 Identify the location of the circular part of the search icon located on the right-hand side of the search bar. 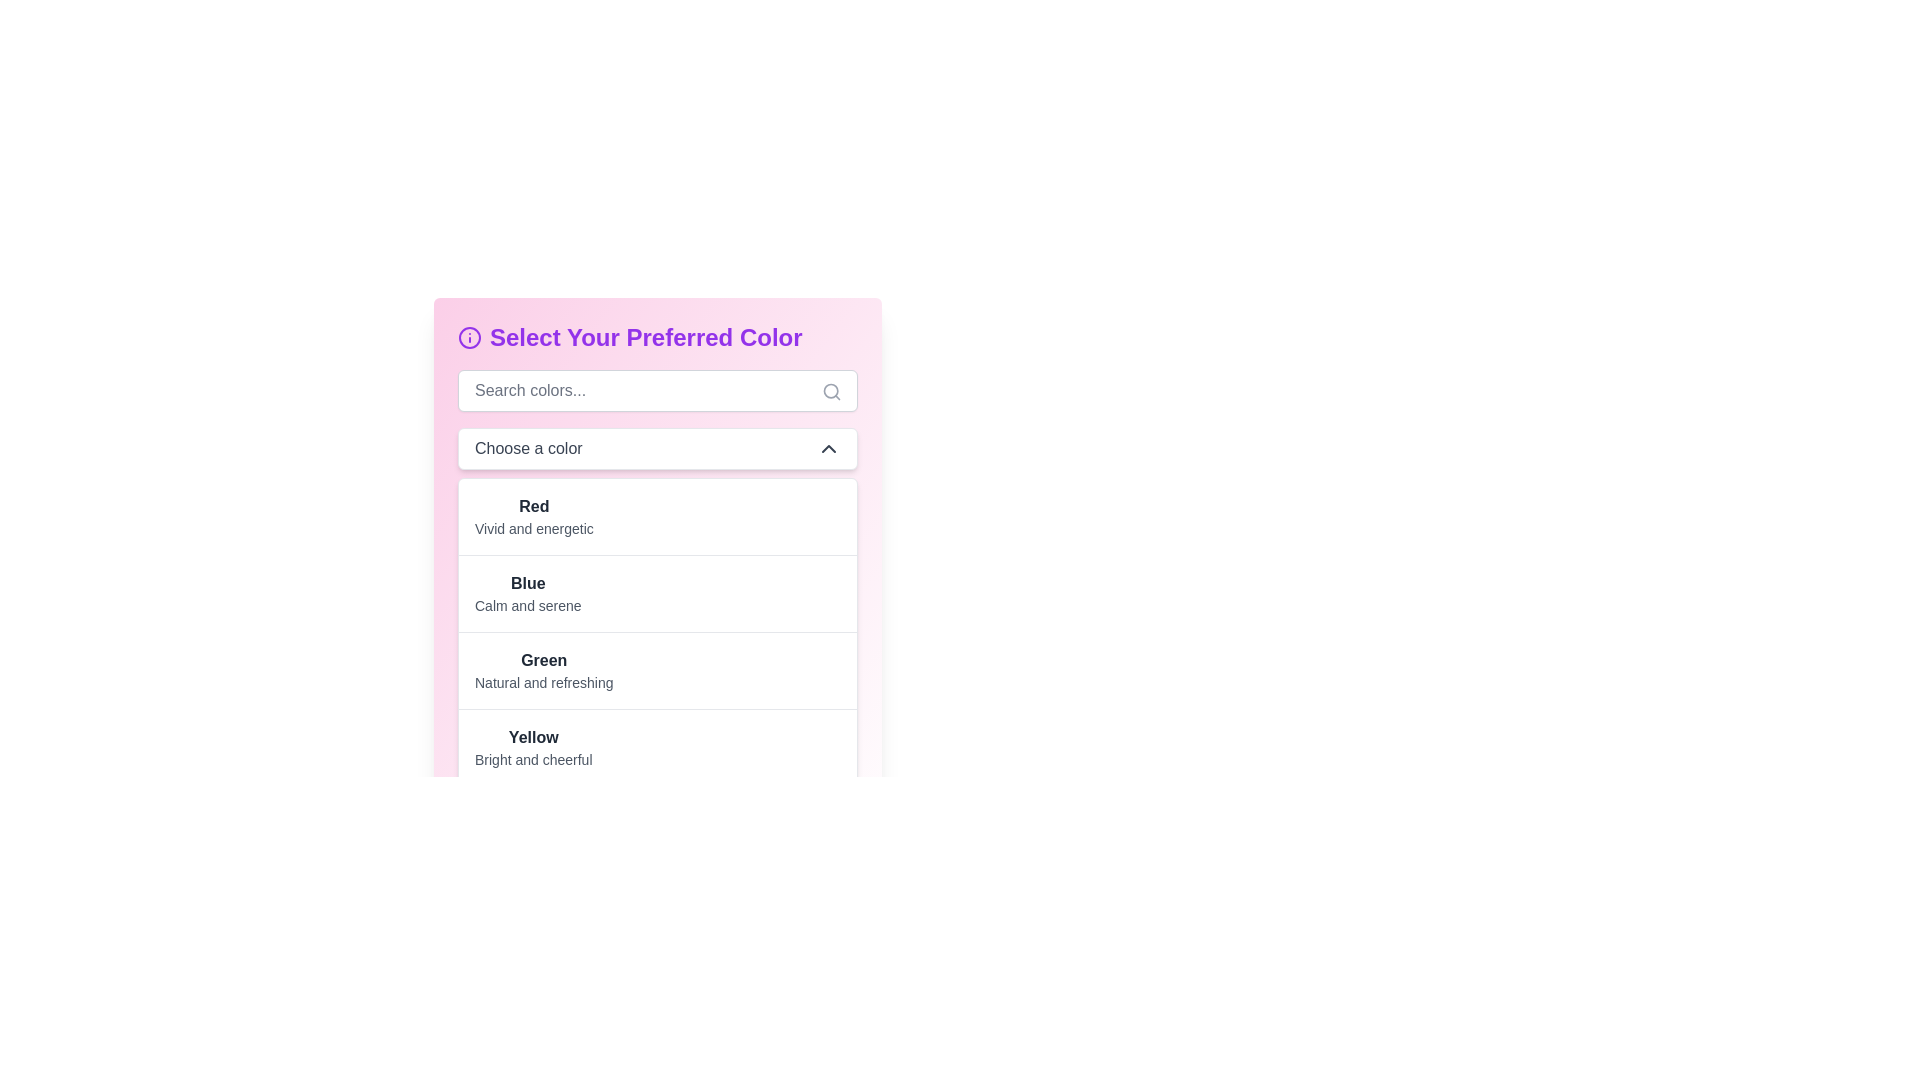
(831, 391).